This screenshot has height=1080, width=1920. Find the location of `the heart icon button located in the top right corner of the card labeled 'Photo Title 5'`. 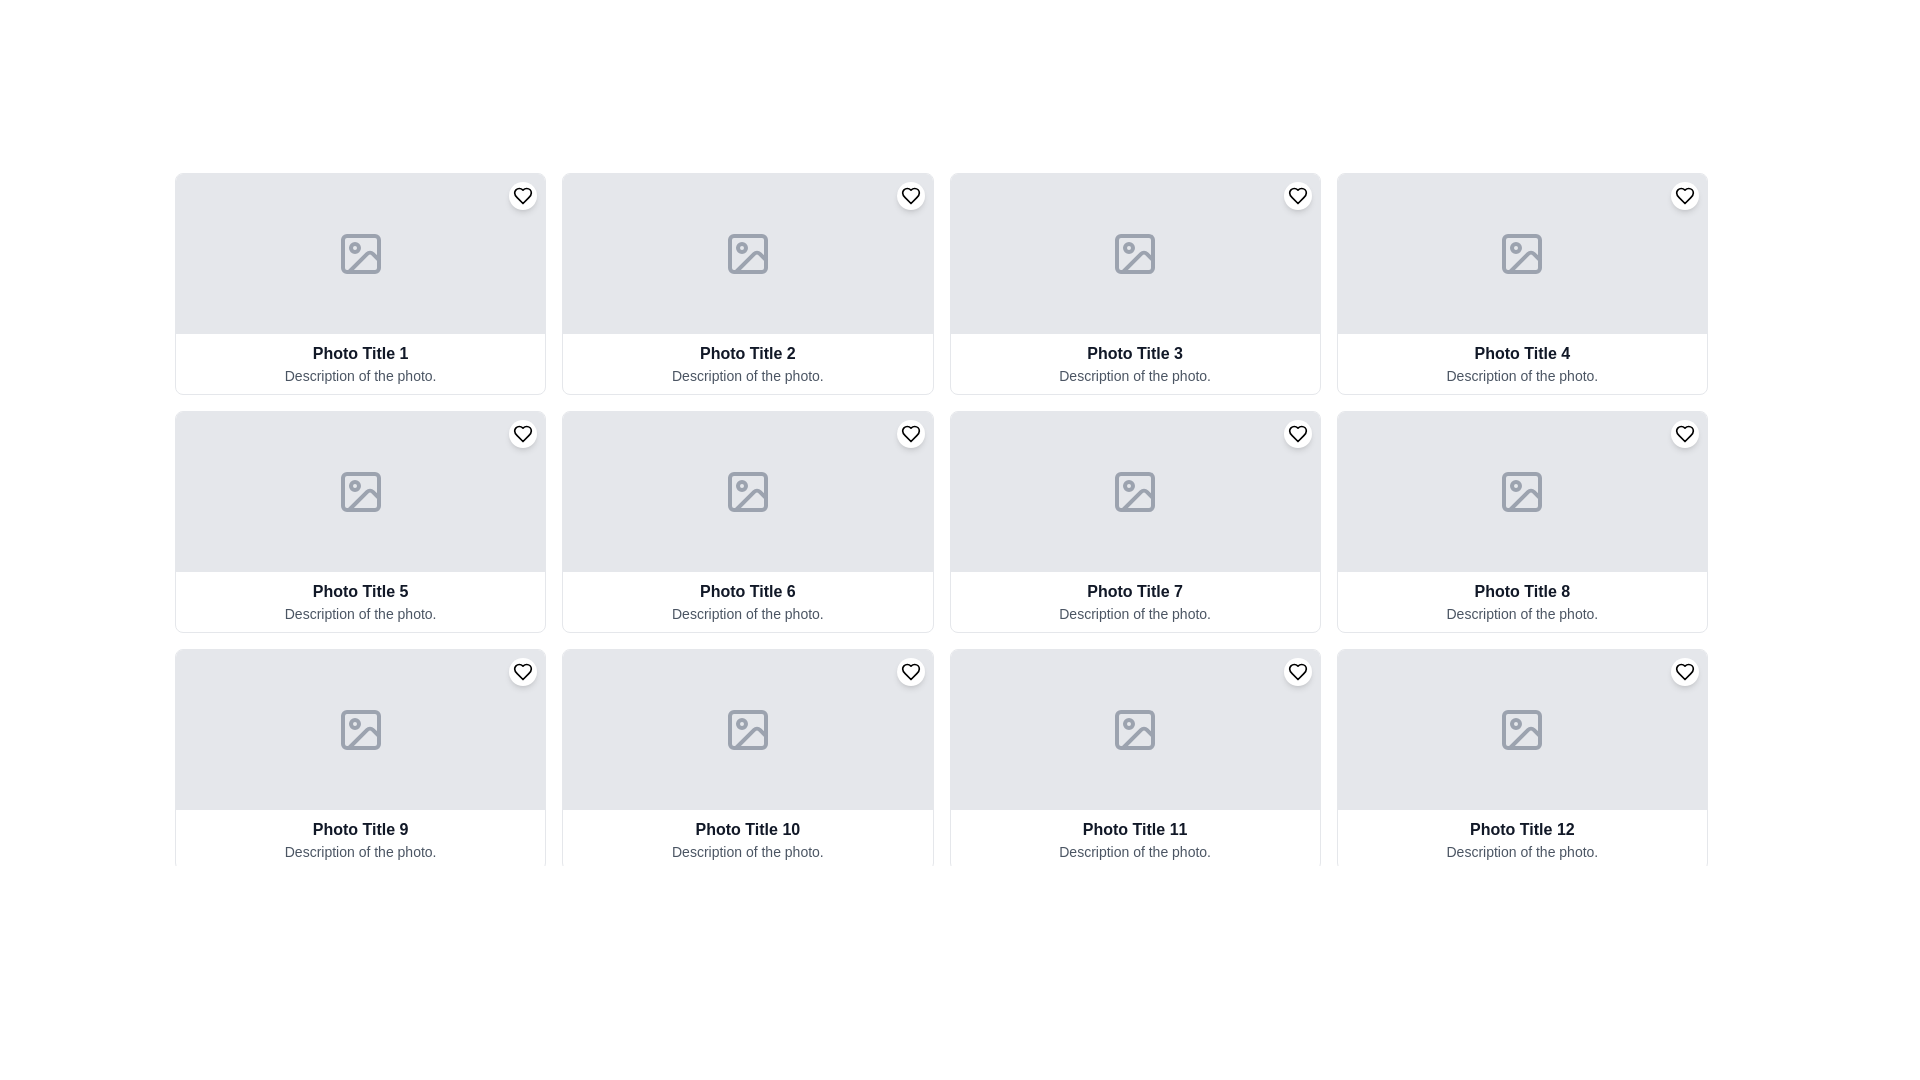

the heart icon button located in the top right corner of the card labeled 'Photo Title 5' is located at coordinates (523, 433).